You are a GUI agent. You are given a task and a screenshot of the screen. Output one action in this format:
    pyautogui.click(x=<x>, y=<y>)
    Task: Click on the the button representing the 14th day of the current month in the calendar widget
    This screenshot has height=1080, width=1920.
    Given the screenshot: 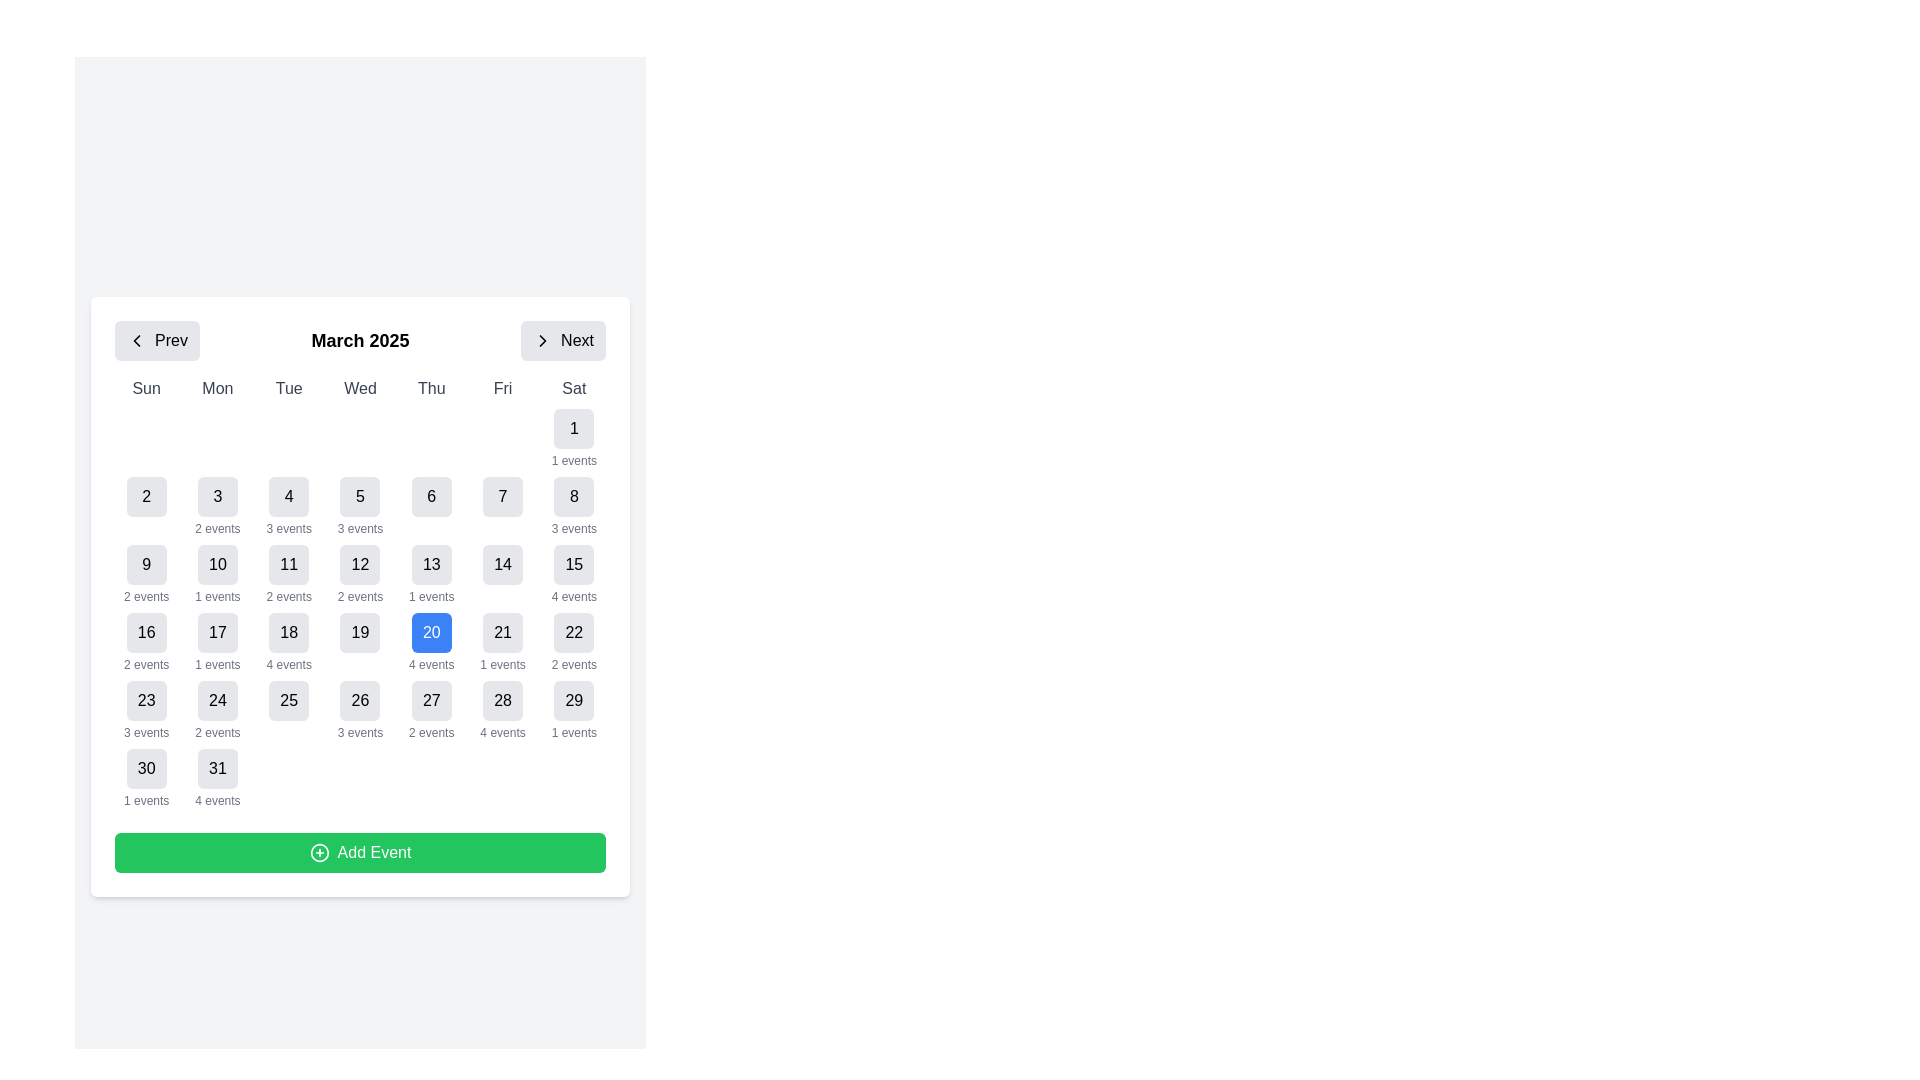 What is the action you would take?
    pyautogui.click(x=503, y=574)
    